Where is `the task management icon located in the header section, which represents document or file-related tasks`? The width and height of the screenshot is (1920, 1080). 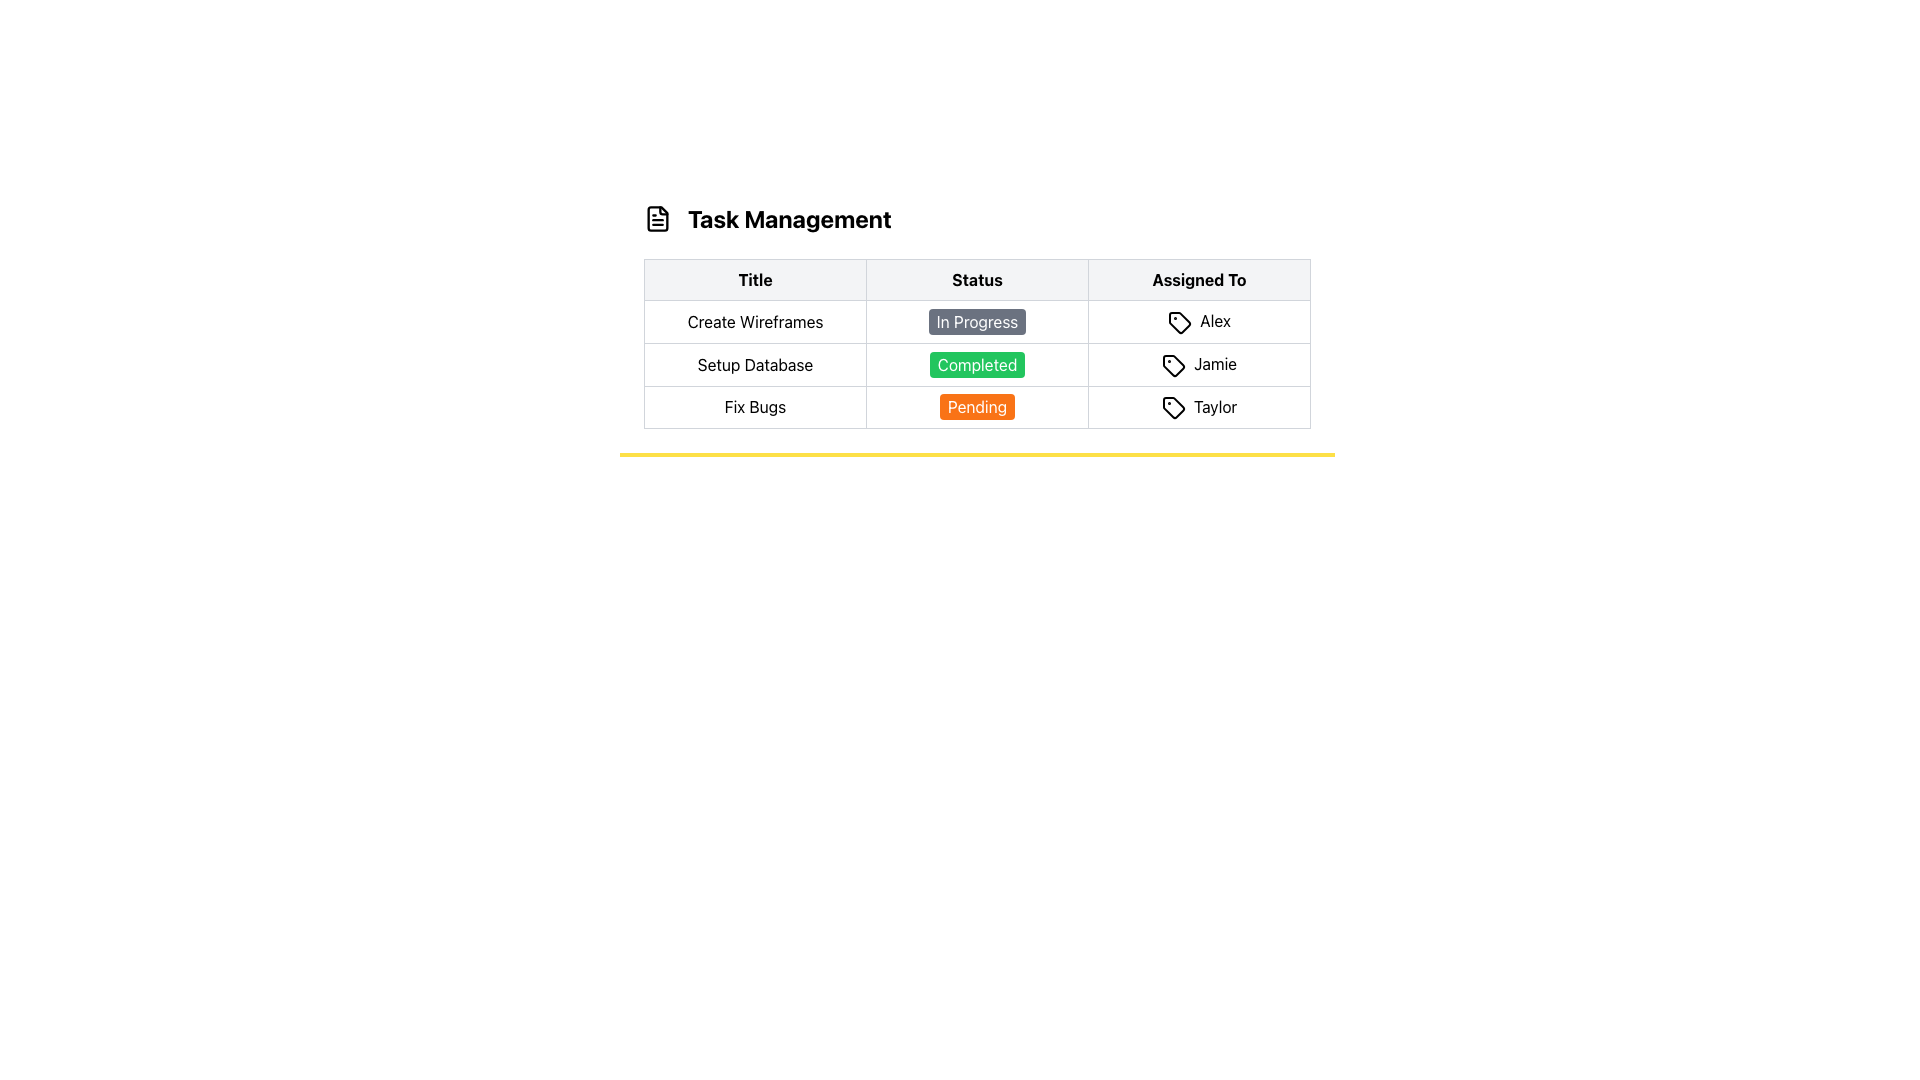 the task management icon located in the header section, which represents document or file-related tasks is located at coordinates (657, 219).